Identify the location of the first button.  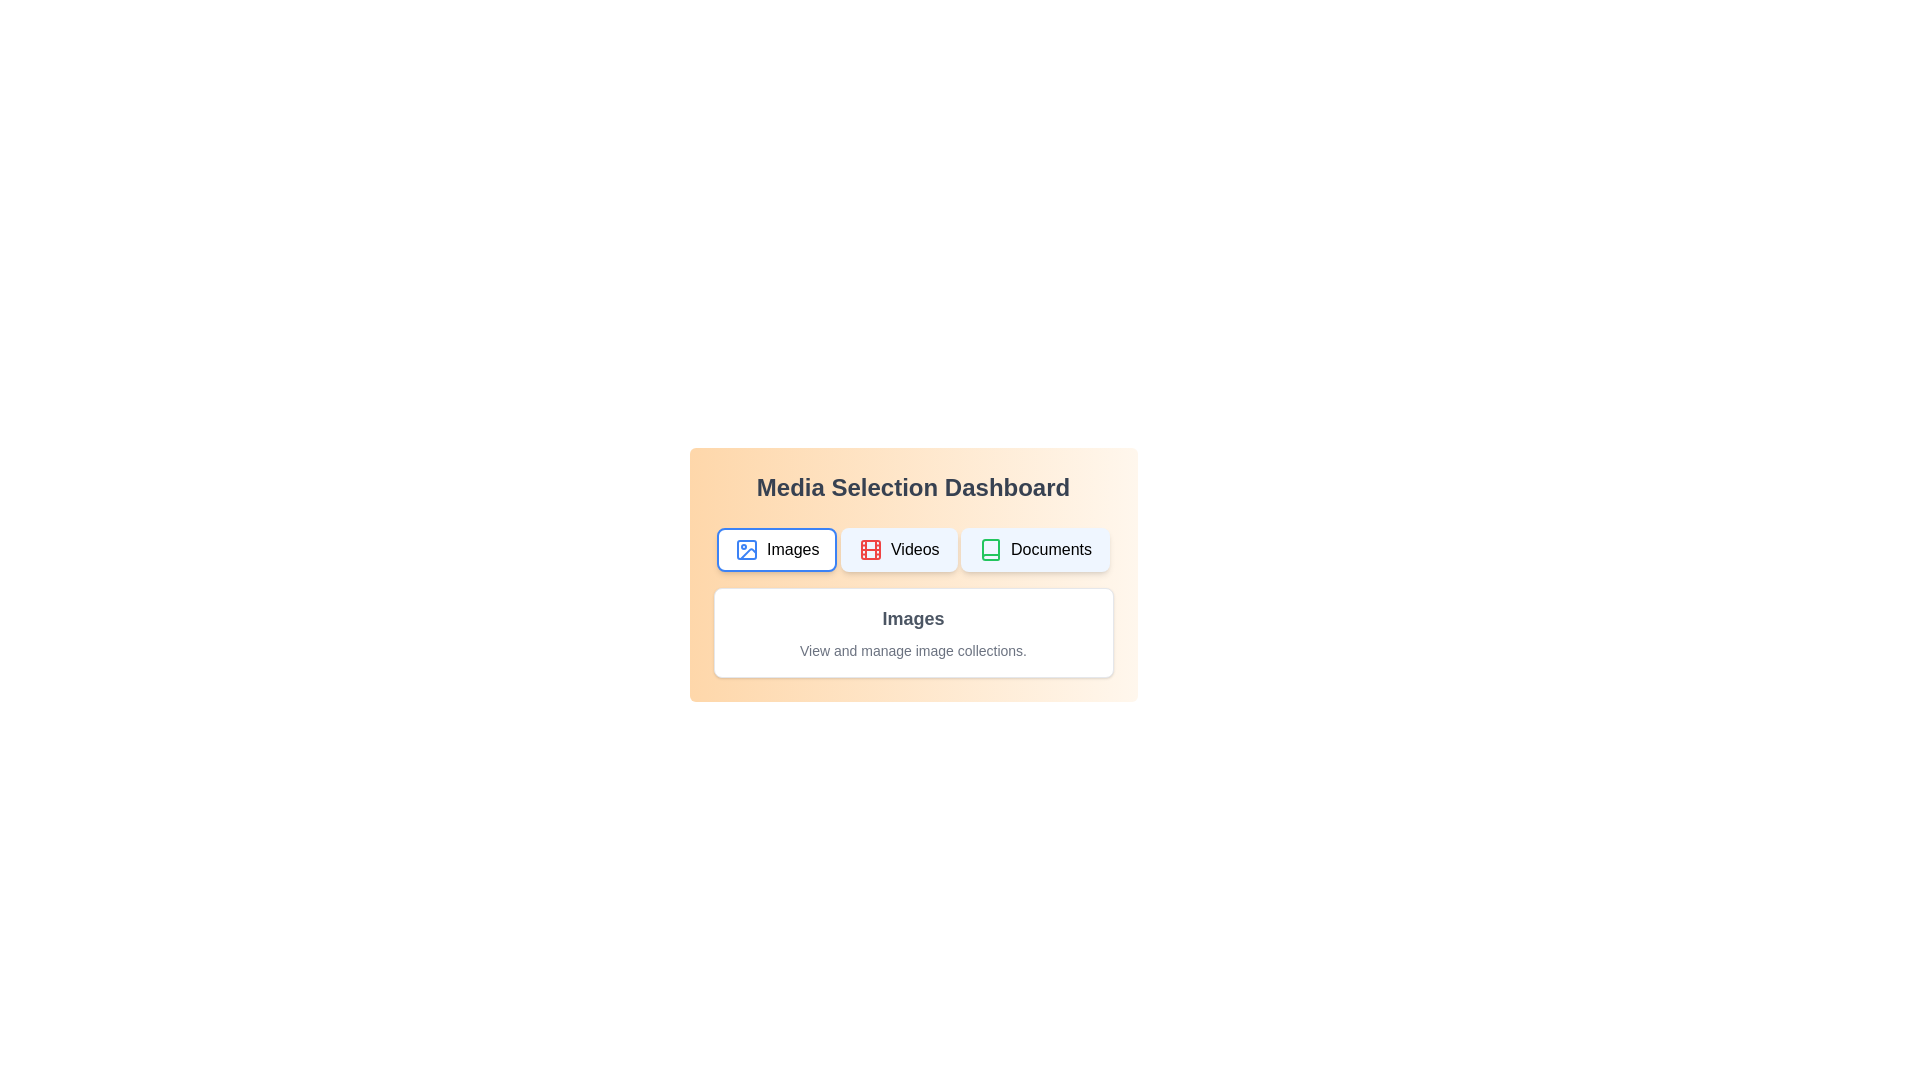
(776, 550).